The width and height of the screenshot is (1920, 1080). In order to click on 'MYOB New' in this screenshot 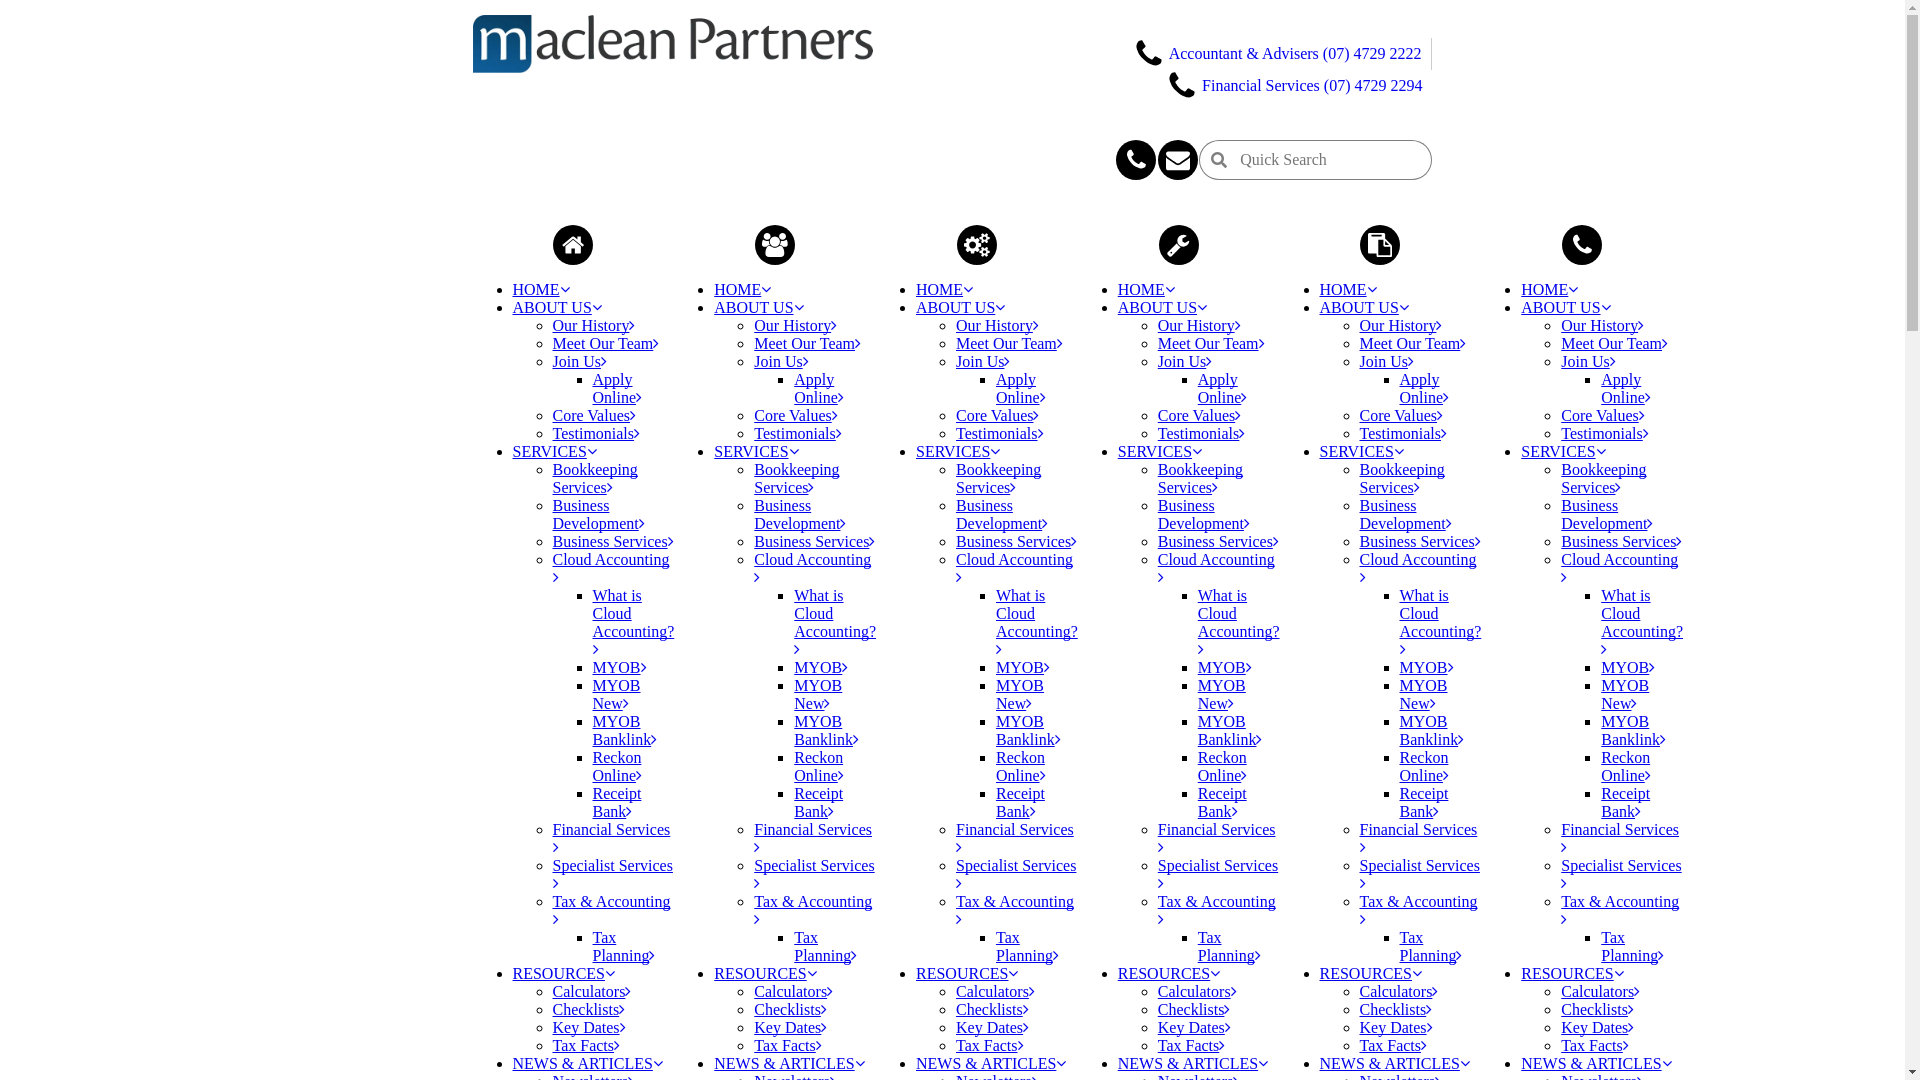, I will do `click(996, 693)`.